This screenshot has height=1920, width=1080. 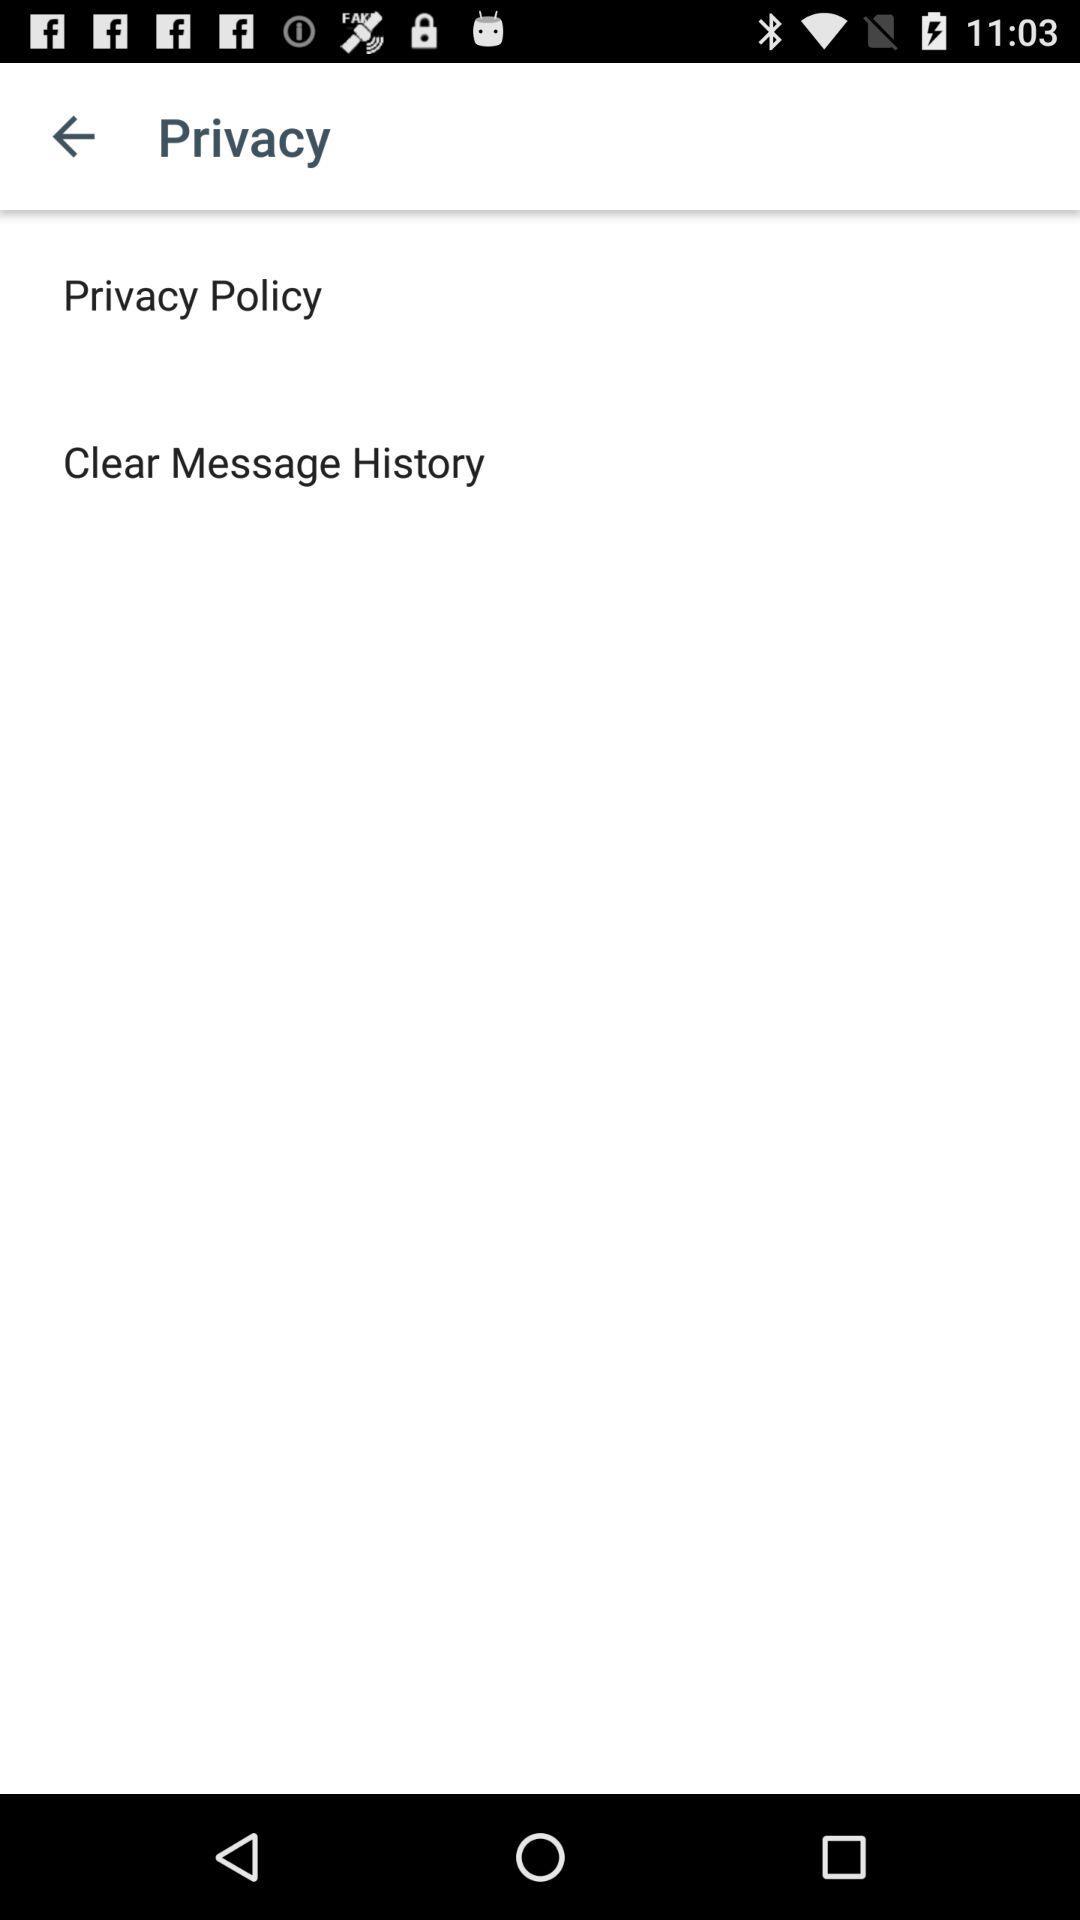 I want to click on the item next to the privacy app, so click(x=72, y=135).